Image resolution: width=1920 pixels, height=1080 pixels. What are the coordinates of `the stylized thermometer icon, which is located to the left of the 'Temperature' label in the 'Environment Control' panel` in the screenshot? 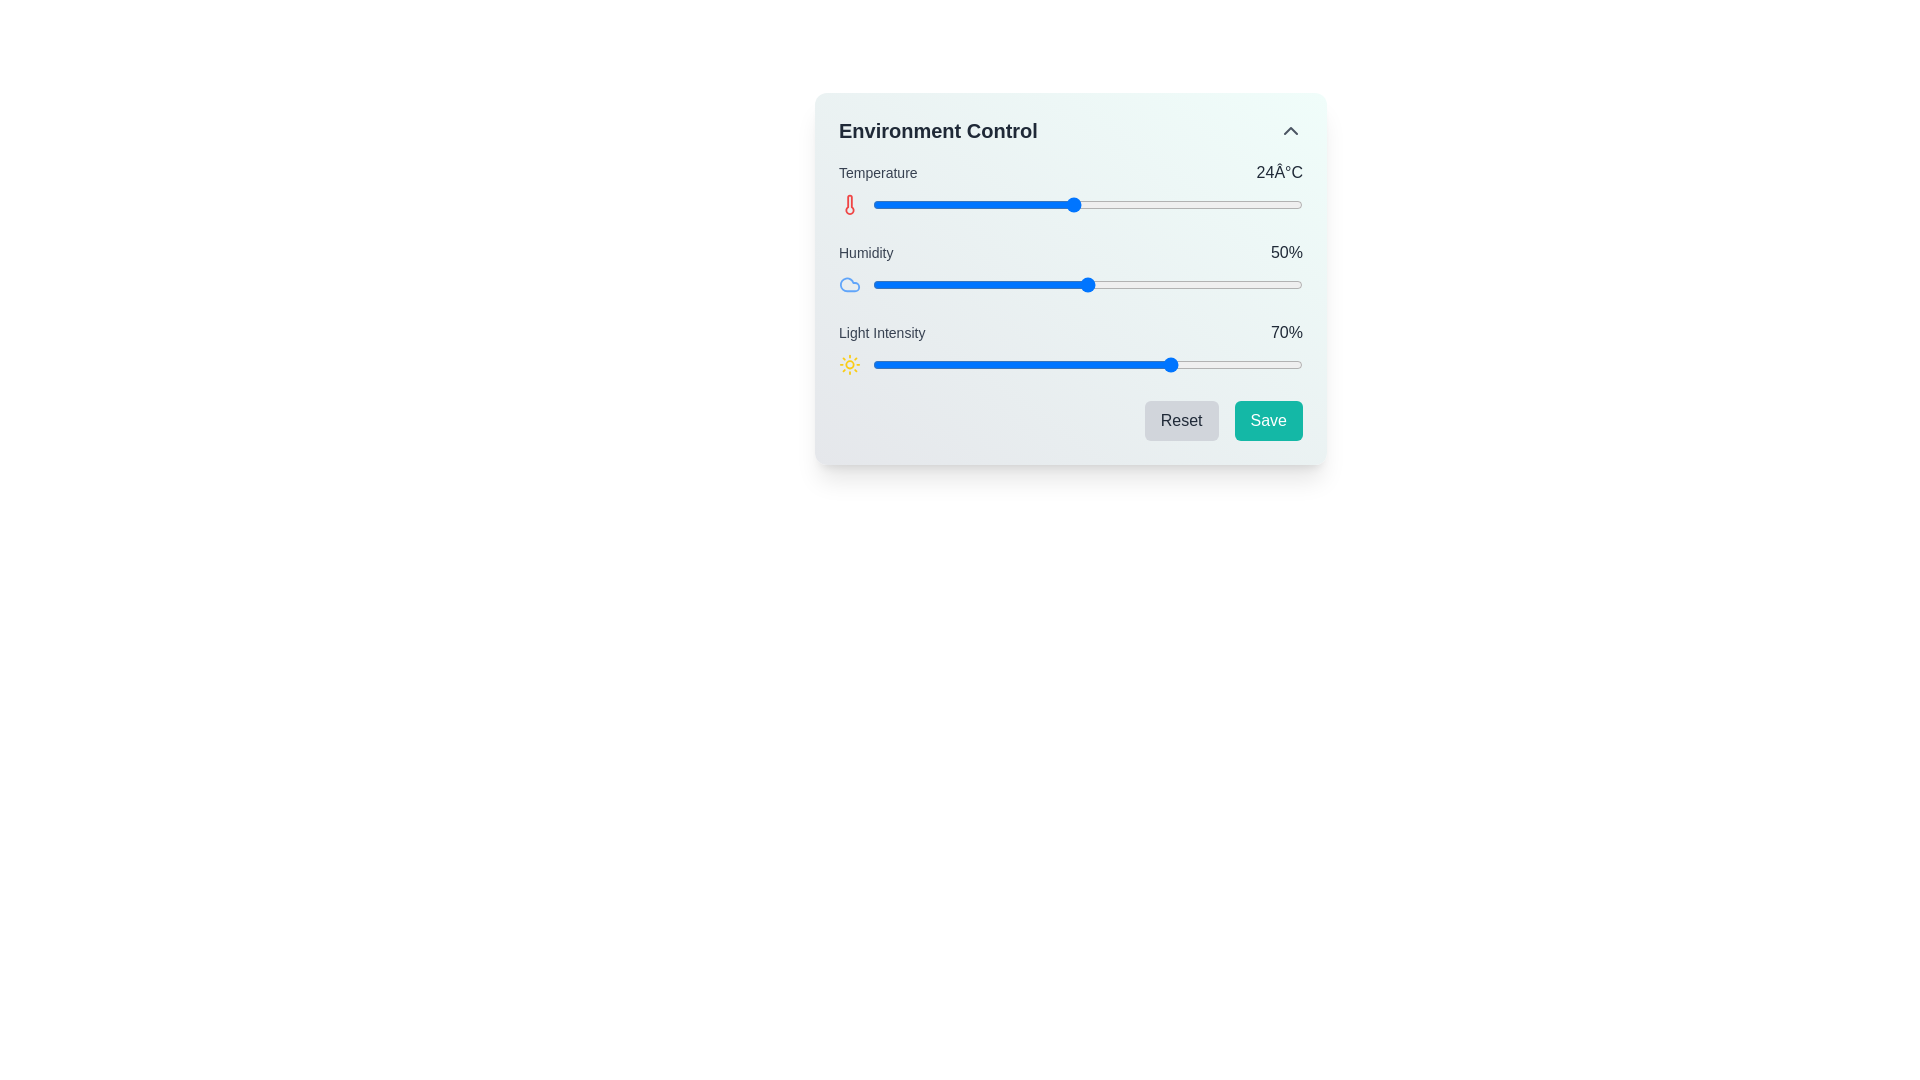 It's located at (850, 204).